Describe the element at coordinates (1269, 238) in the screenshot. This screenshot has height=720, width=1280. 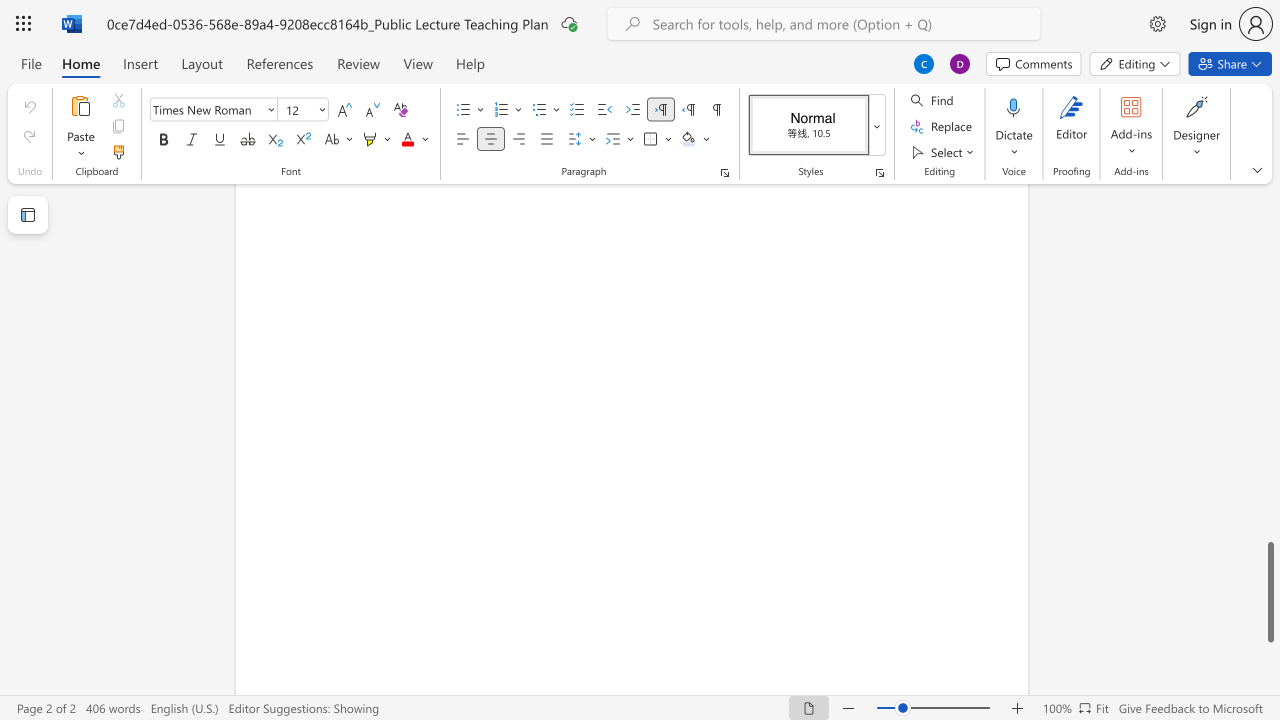
I see `the scrollbar on the right side to scroll the page up` at that location.